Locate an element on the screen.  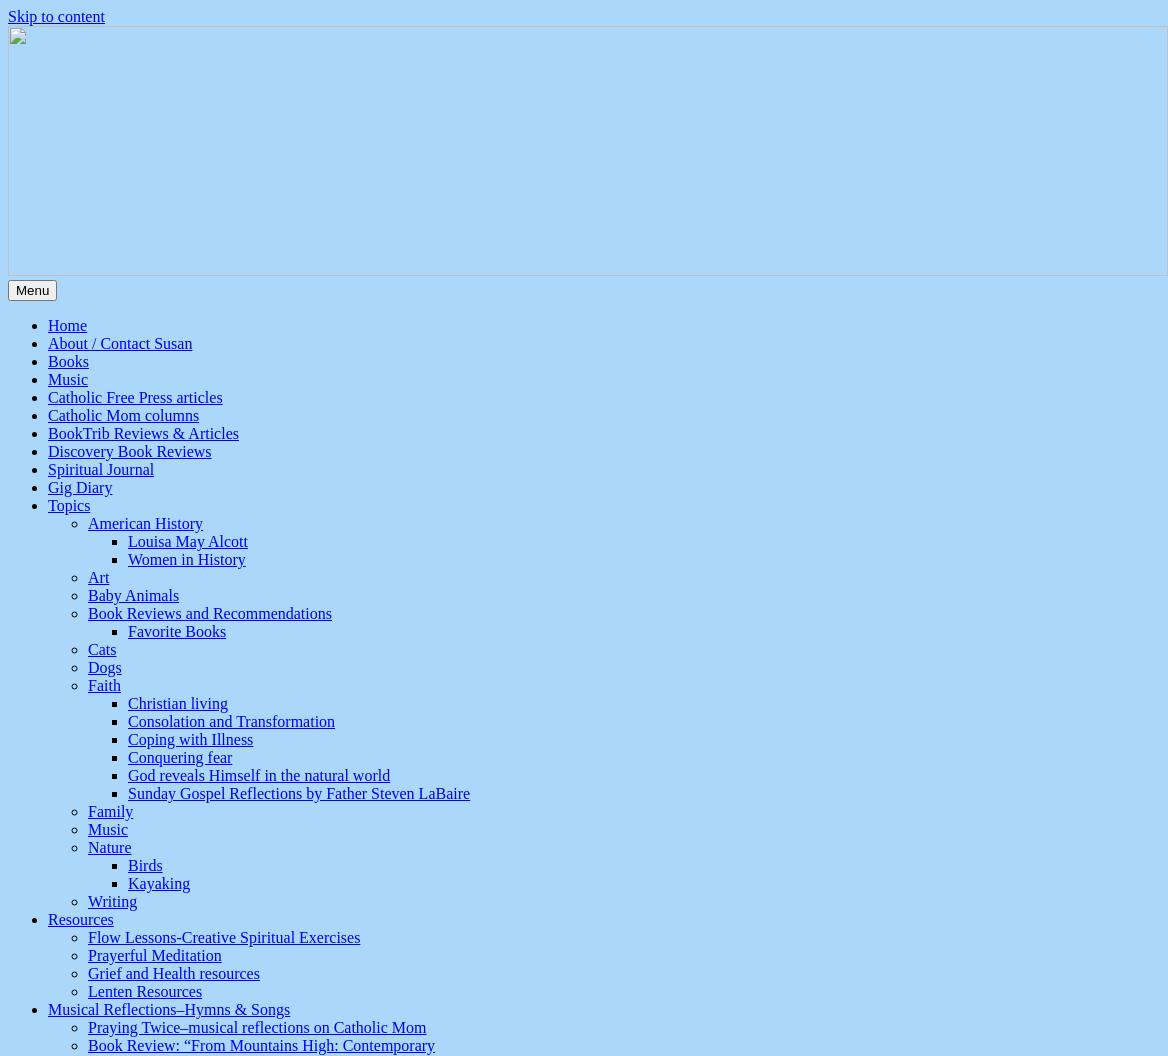
'Grief and Health resources' is located at coordinates (173, 973).